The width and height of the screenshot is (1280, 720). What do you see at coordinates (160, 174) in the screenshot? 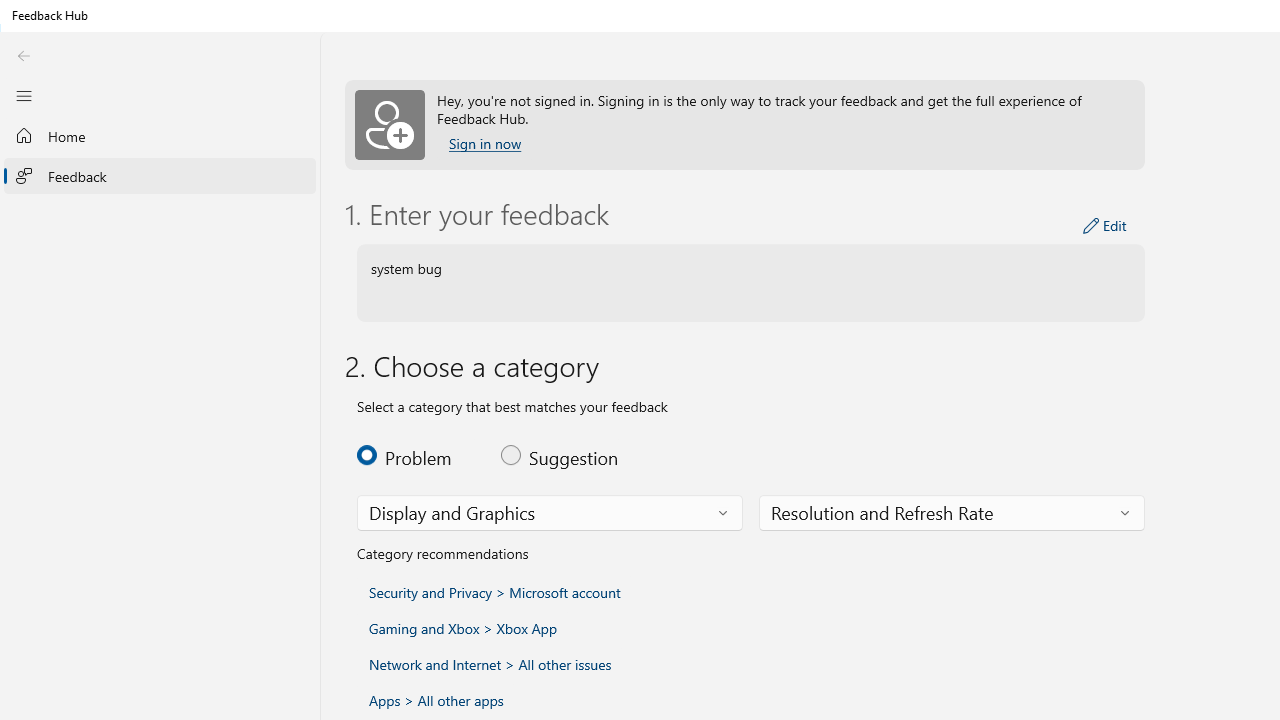
I see `'Feedback'` at bounding box center [160, 174].